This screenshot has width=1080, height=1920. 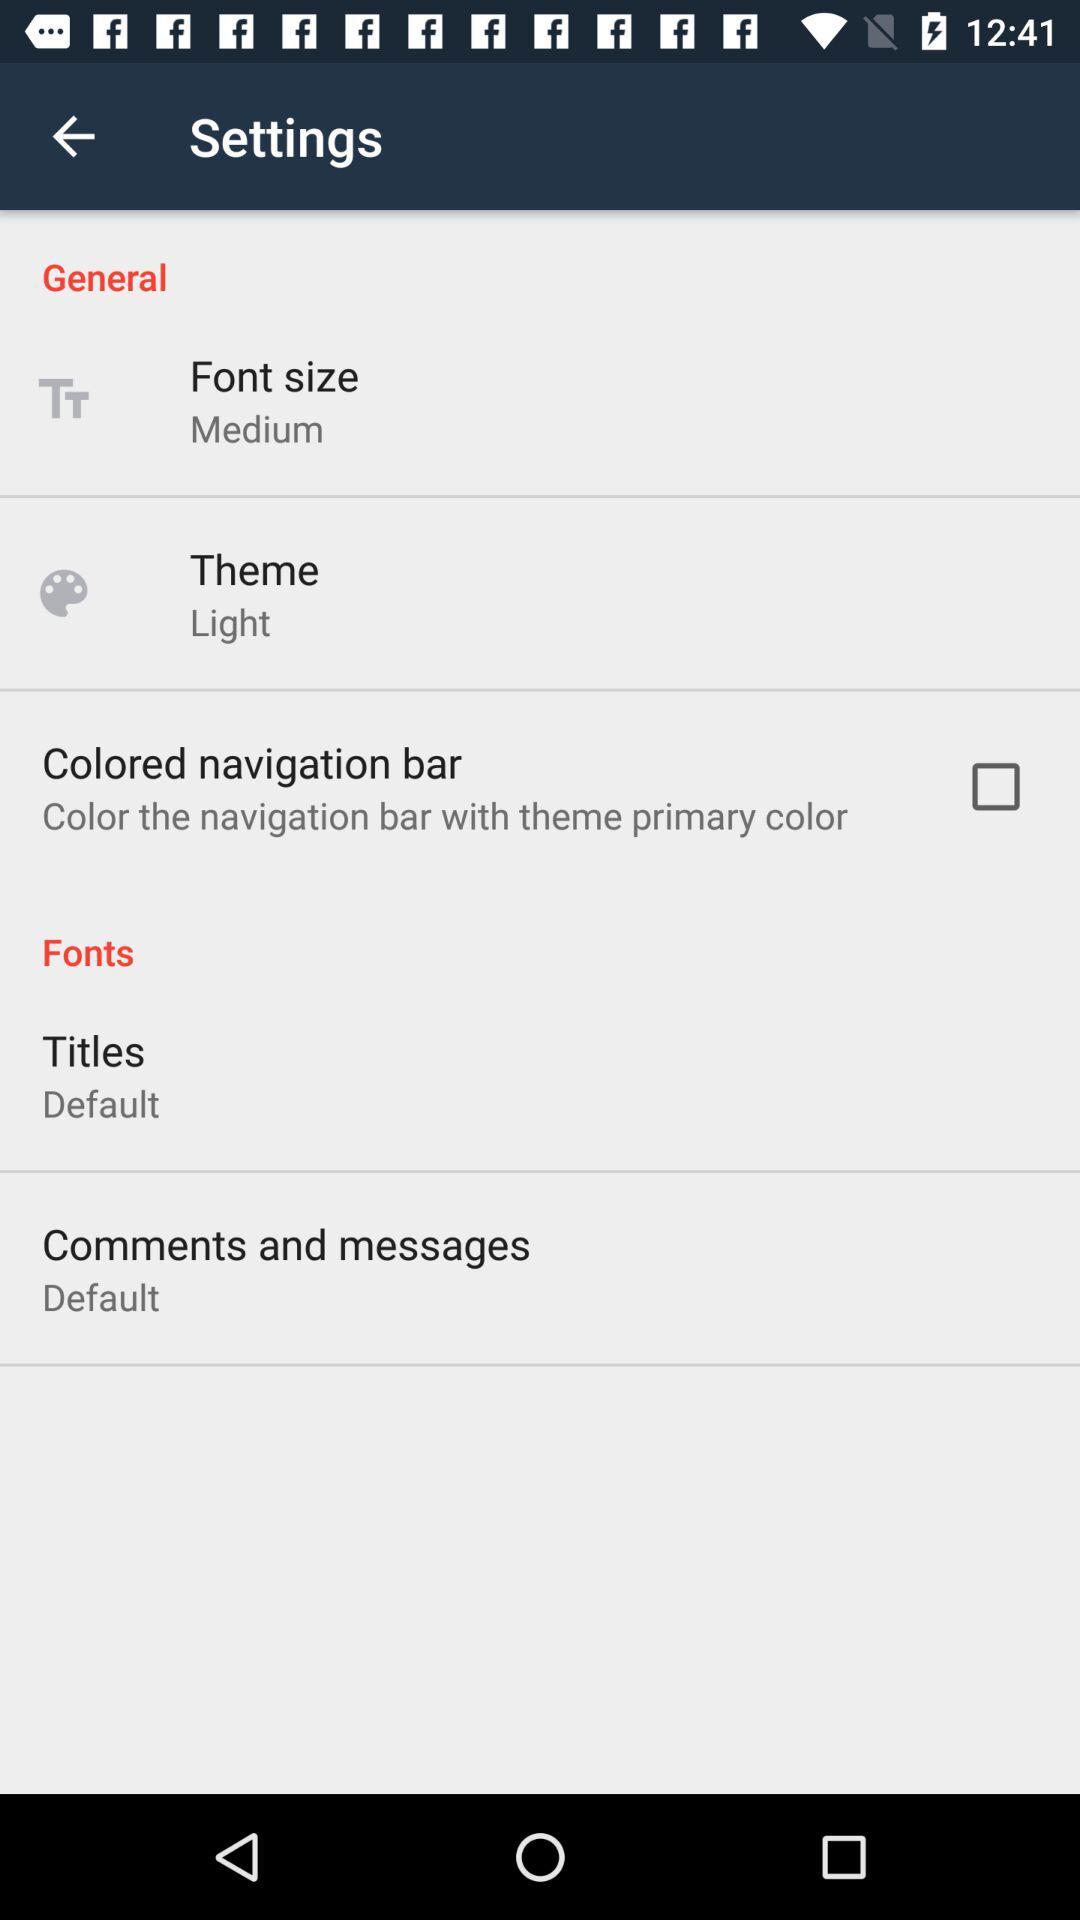 I want to click on the medium, so click(x=255, y=427).